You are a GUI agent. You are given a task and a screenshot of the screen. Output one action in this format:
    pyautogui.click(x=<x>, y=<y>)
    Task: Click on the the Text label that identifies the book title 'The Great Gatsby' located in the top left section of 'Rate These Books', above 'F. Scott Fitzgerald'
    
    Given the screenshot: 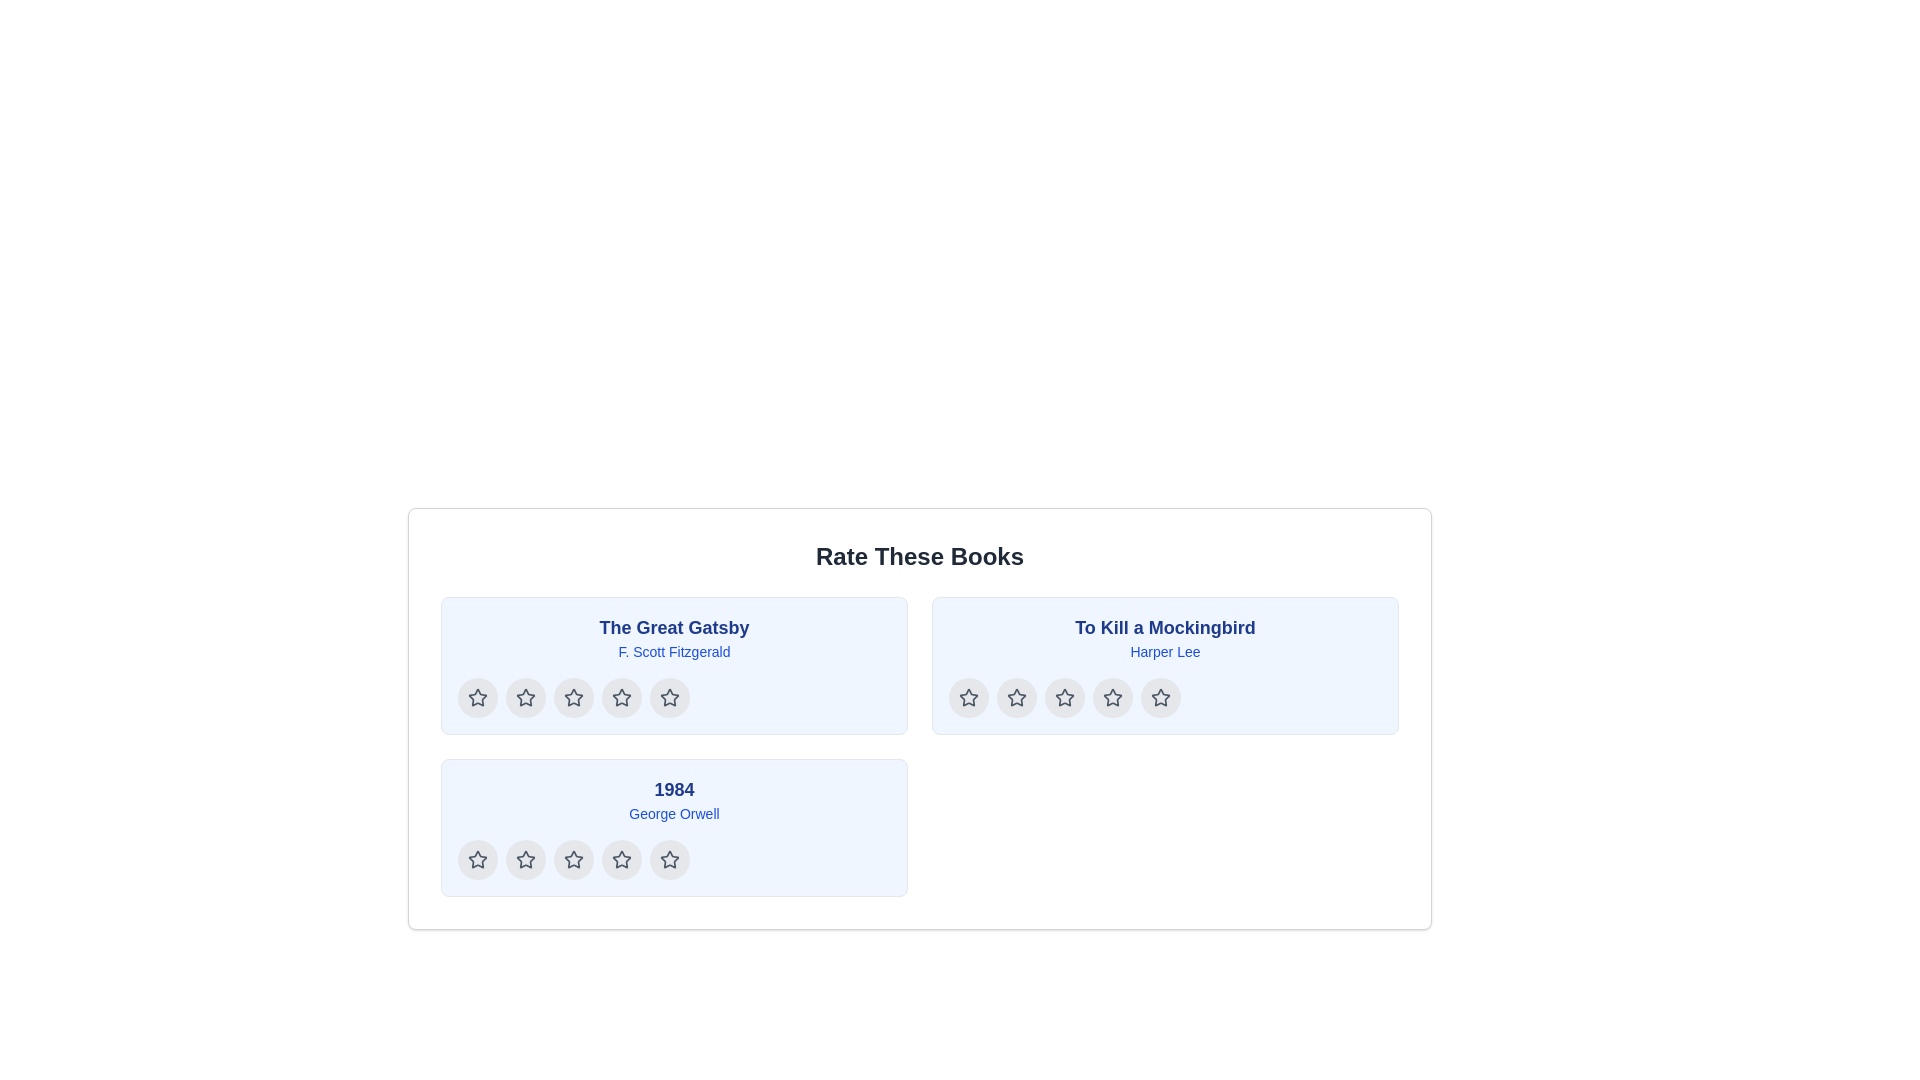 What is the action you would take?
    pyautogui.click(x=674, y=627)
    